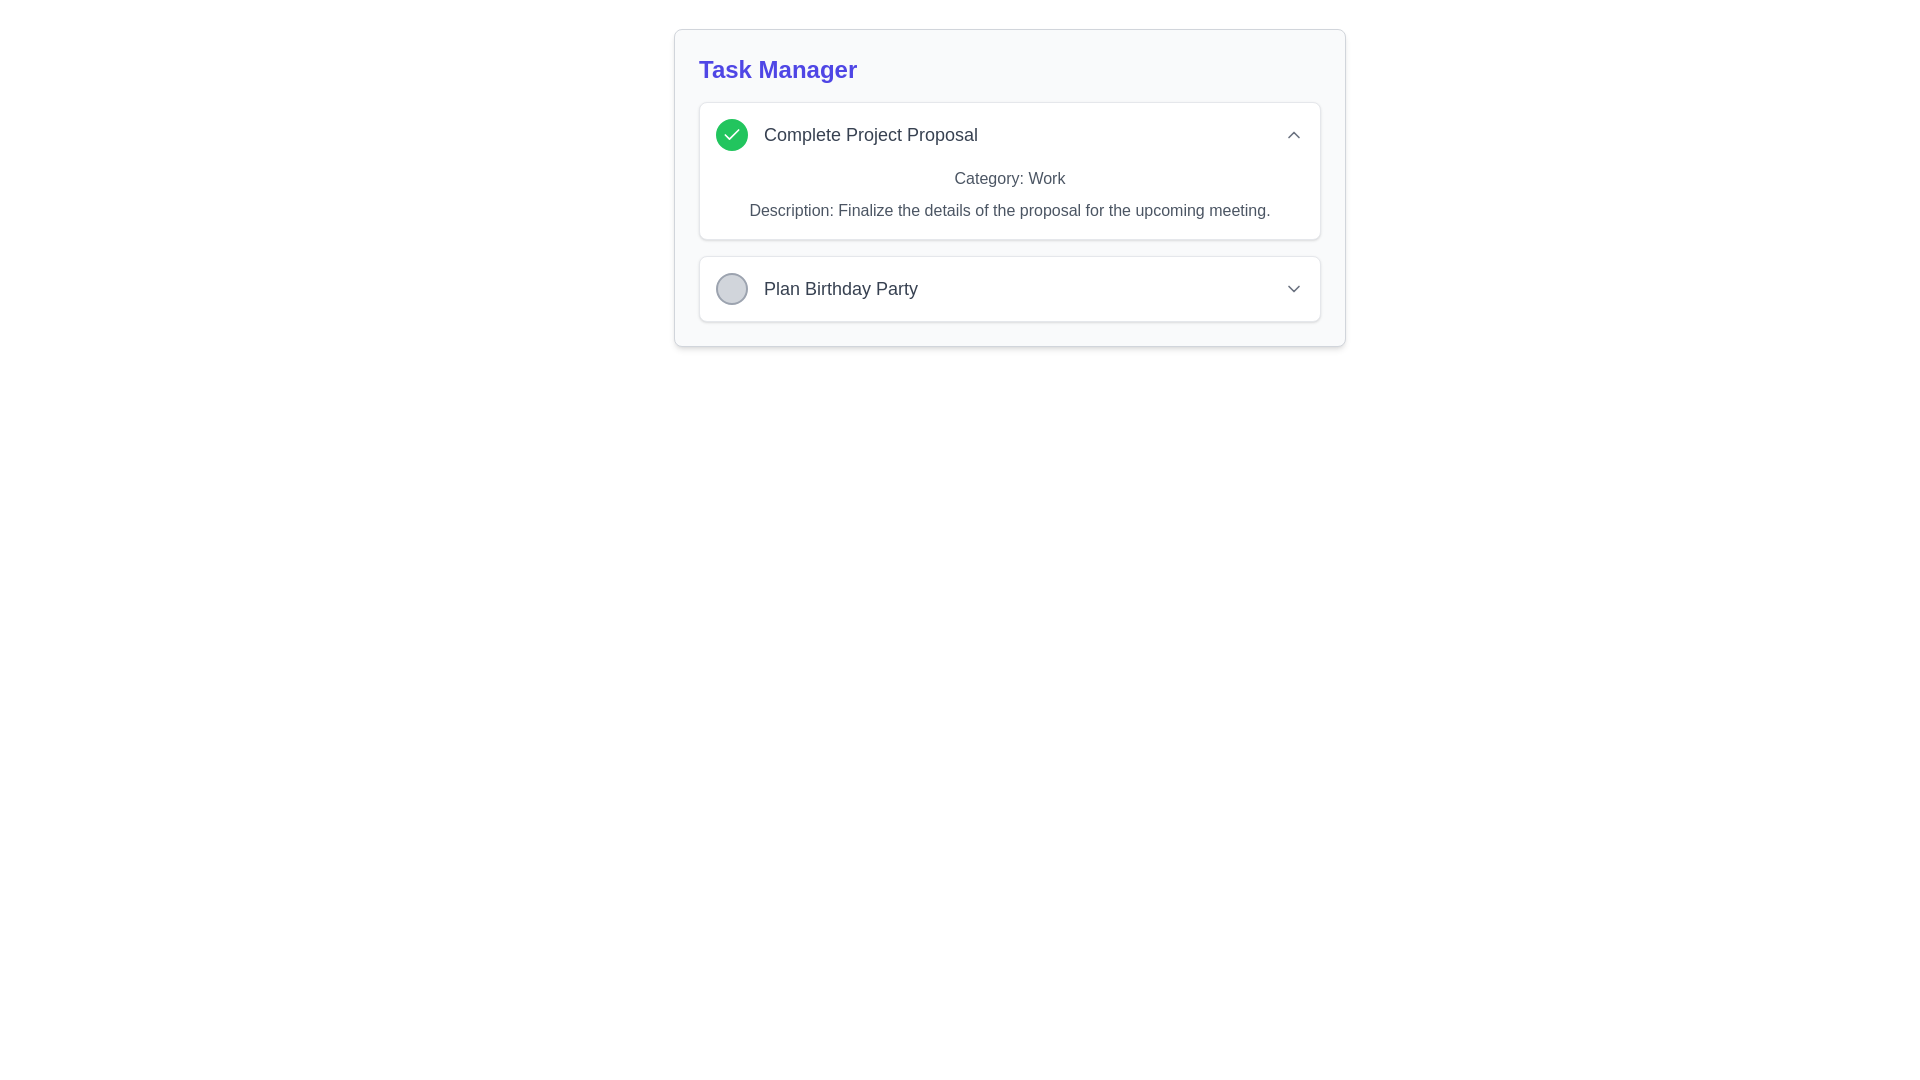 Image resolution: width=1920 pixels, height=1080 pixels. I want to click on the circular green icon with a white checkmark that indicates a completed status, located to the left of the text 'Complete Project Proposal', so click(730, 135).